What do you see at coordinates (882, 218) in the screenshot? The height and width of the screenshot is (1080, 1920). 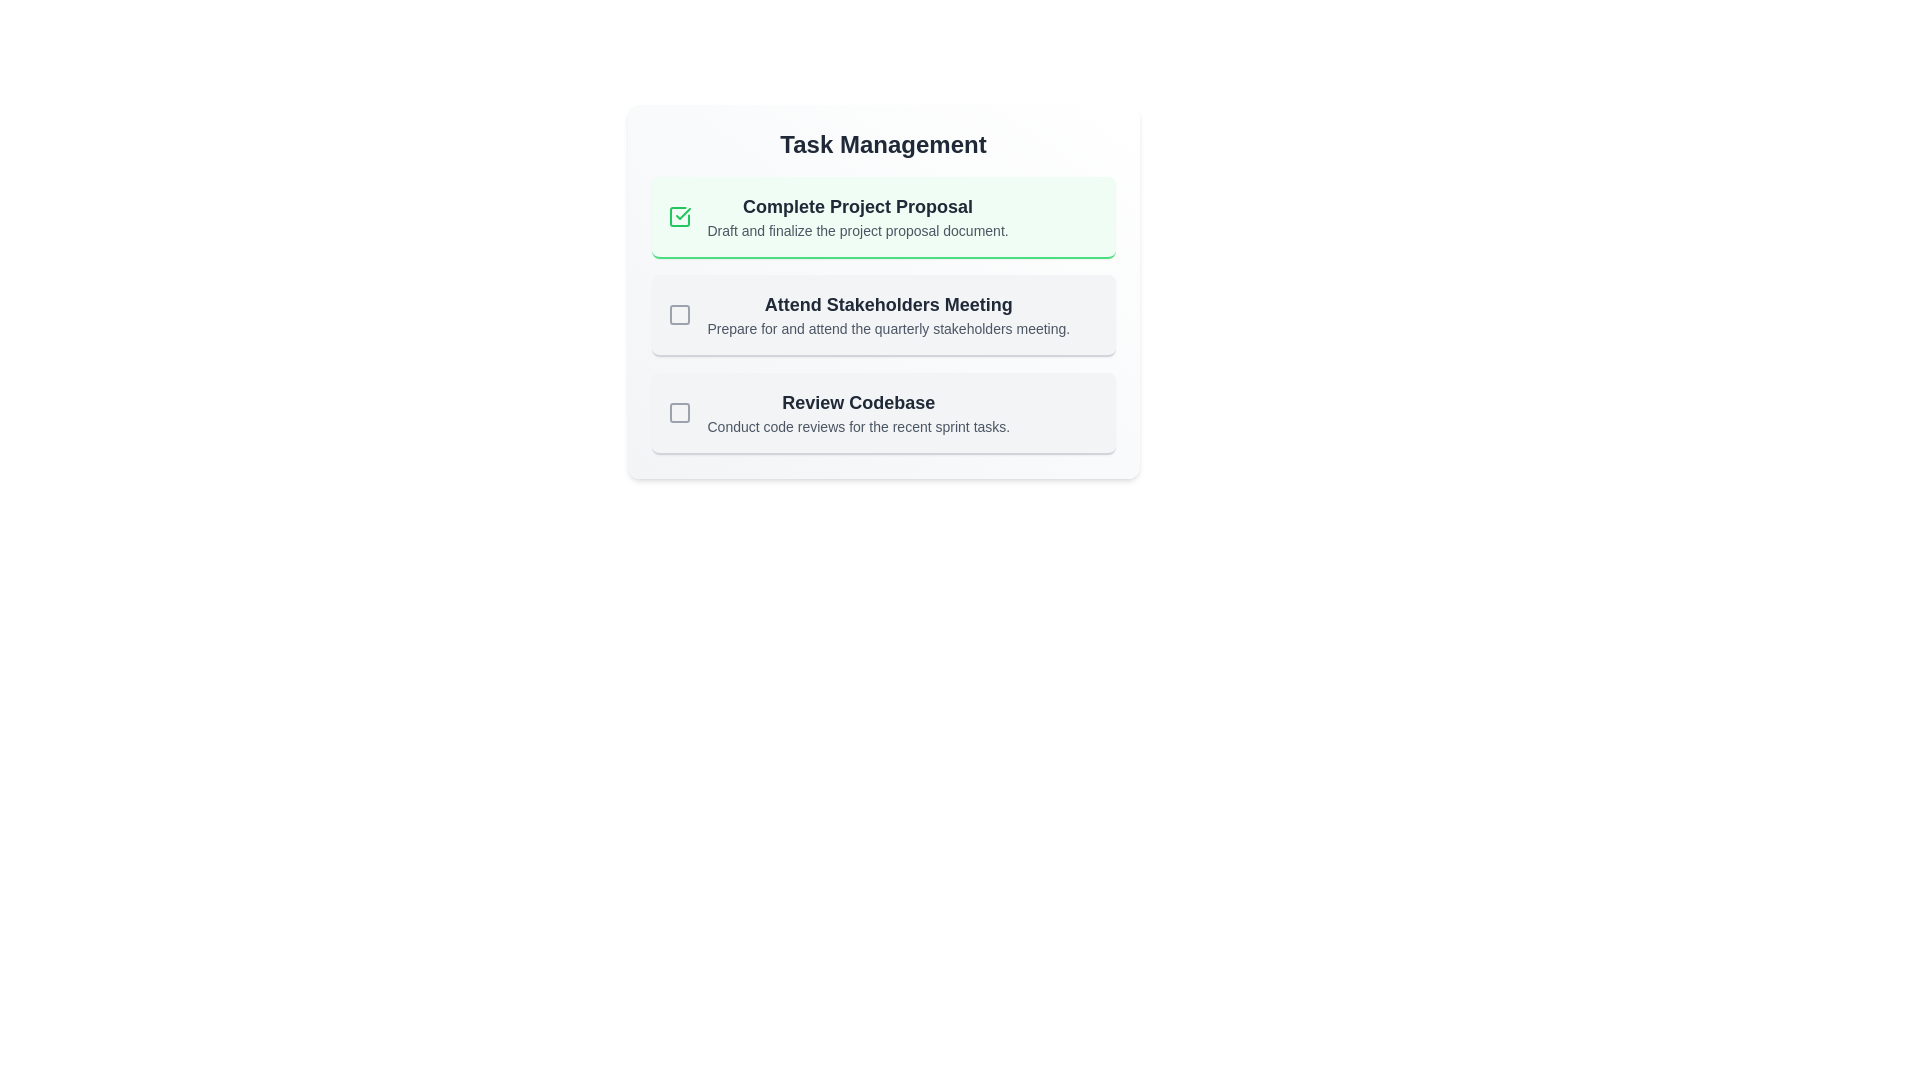 I see `the first task list item titled 'Complete Project Proposal'` at bounding box center [882, 218].